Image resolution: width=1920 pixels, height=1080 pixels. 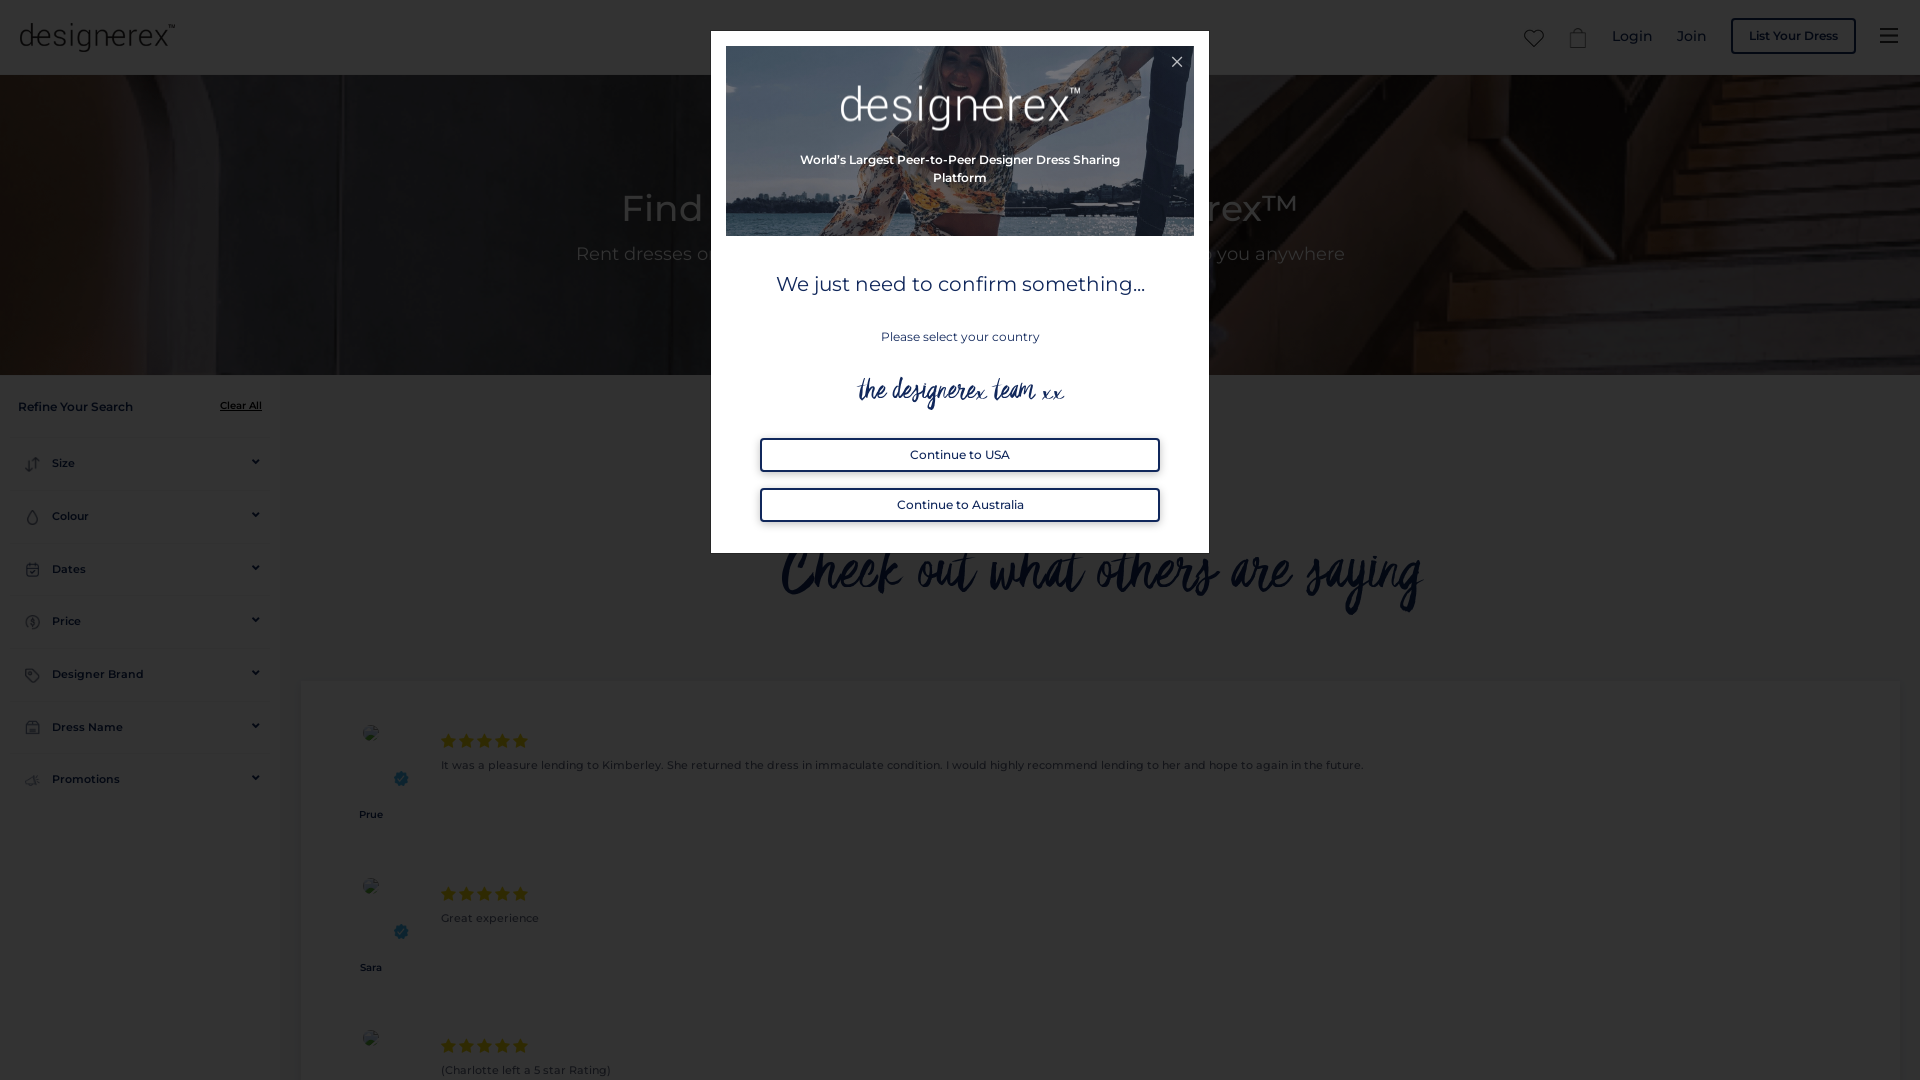 I want to click on 'Continue to USA', so click(x=960, y=455).